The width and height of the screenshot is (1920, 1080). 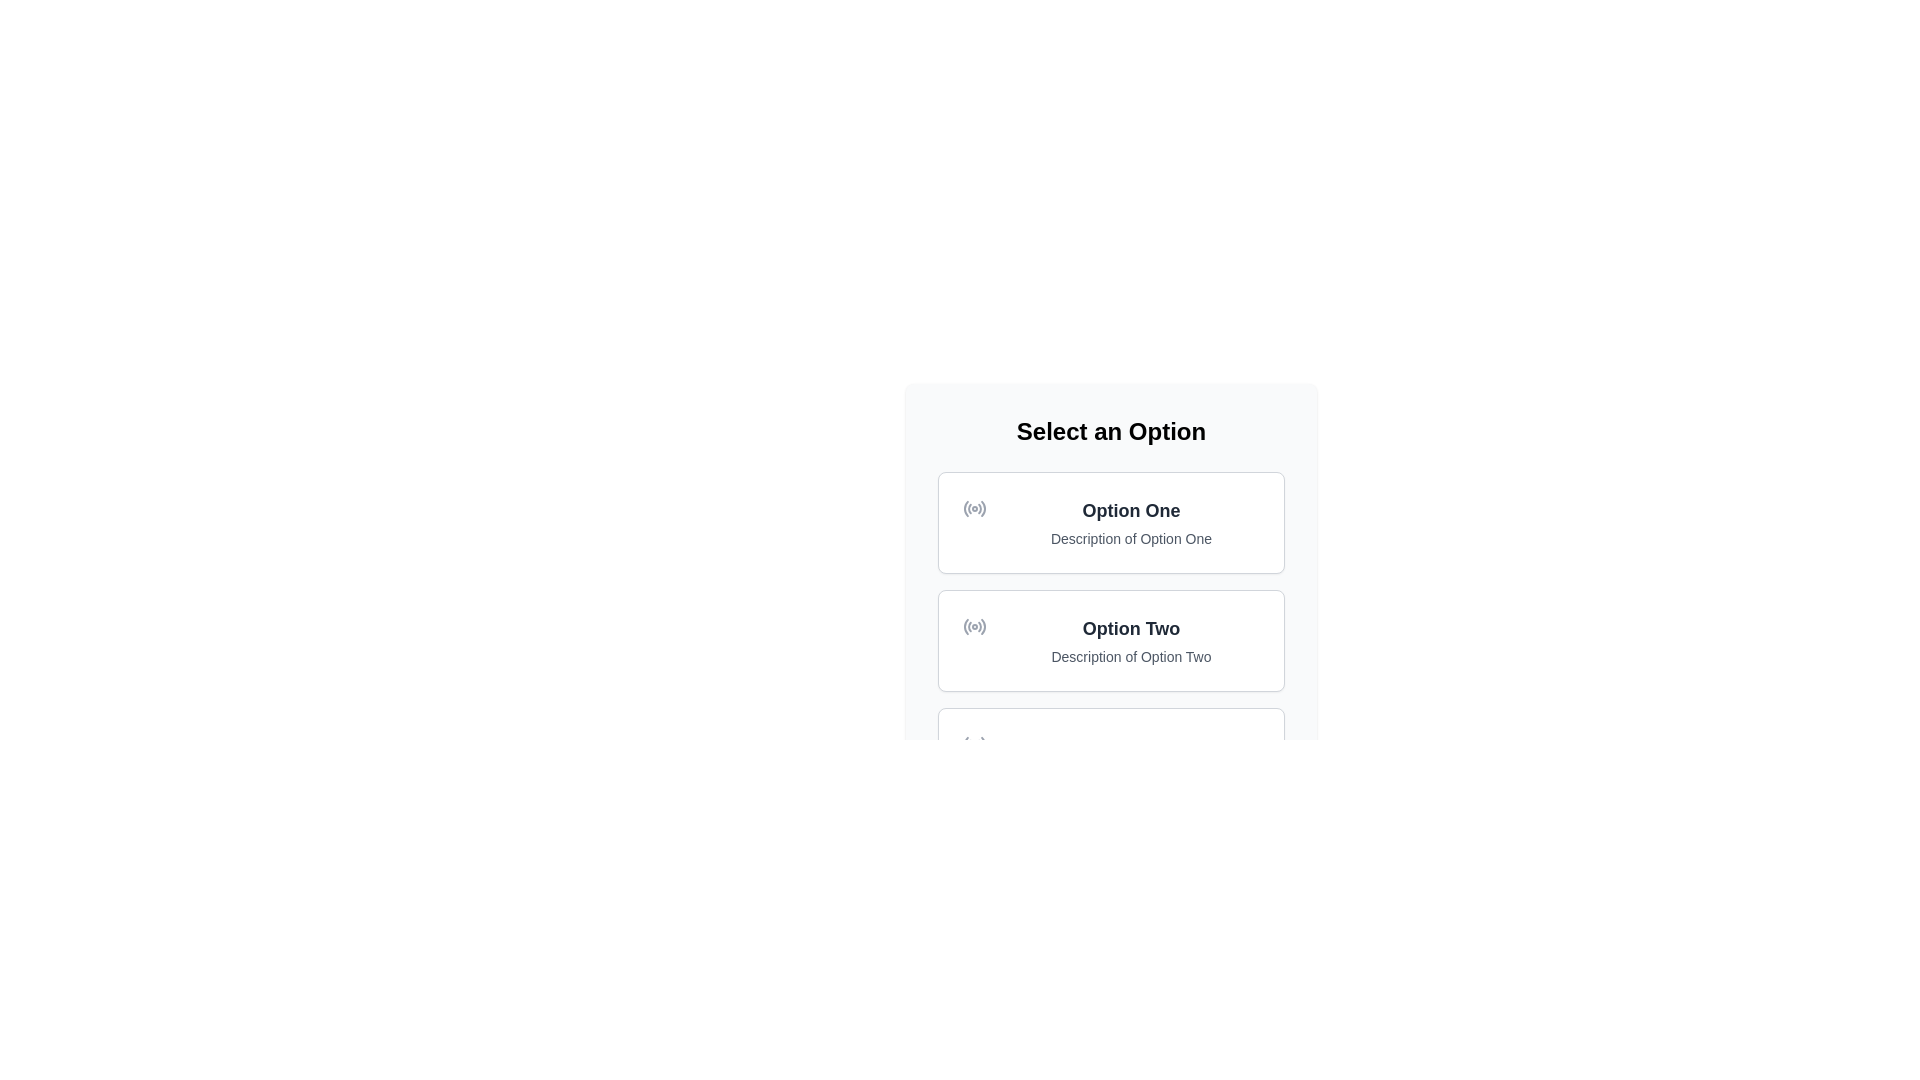 I want to click on the Labeled Option titled 'Option One', so click(x=1131, y=522).